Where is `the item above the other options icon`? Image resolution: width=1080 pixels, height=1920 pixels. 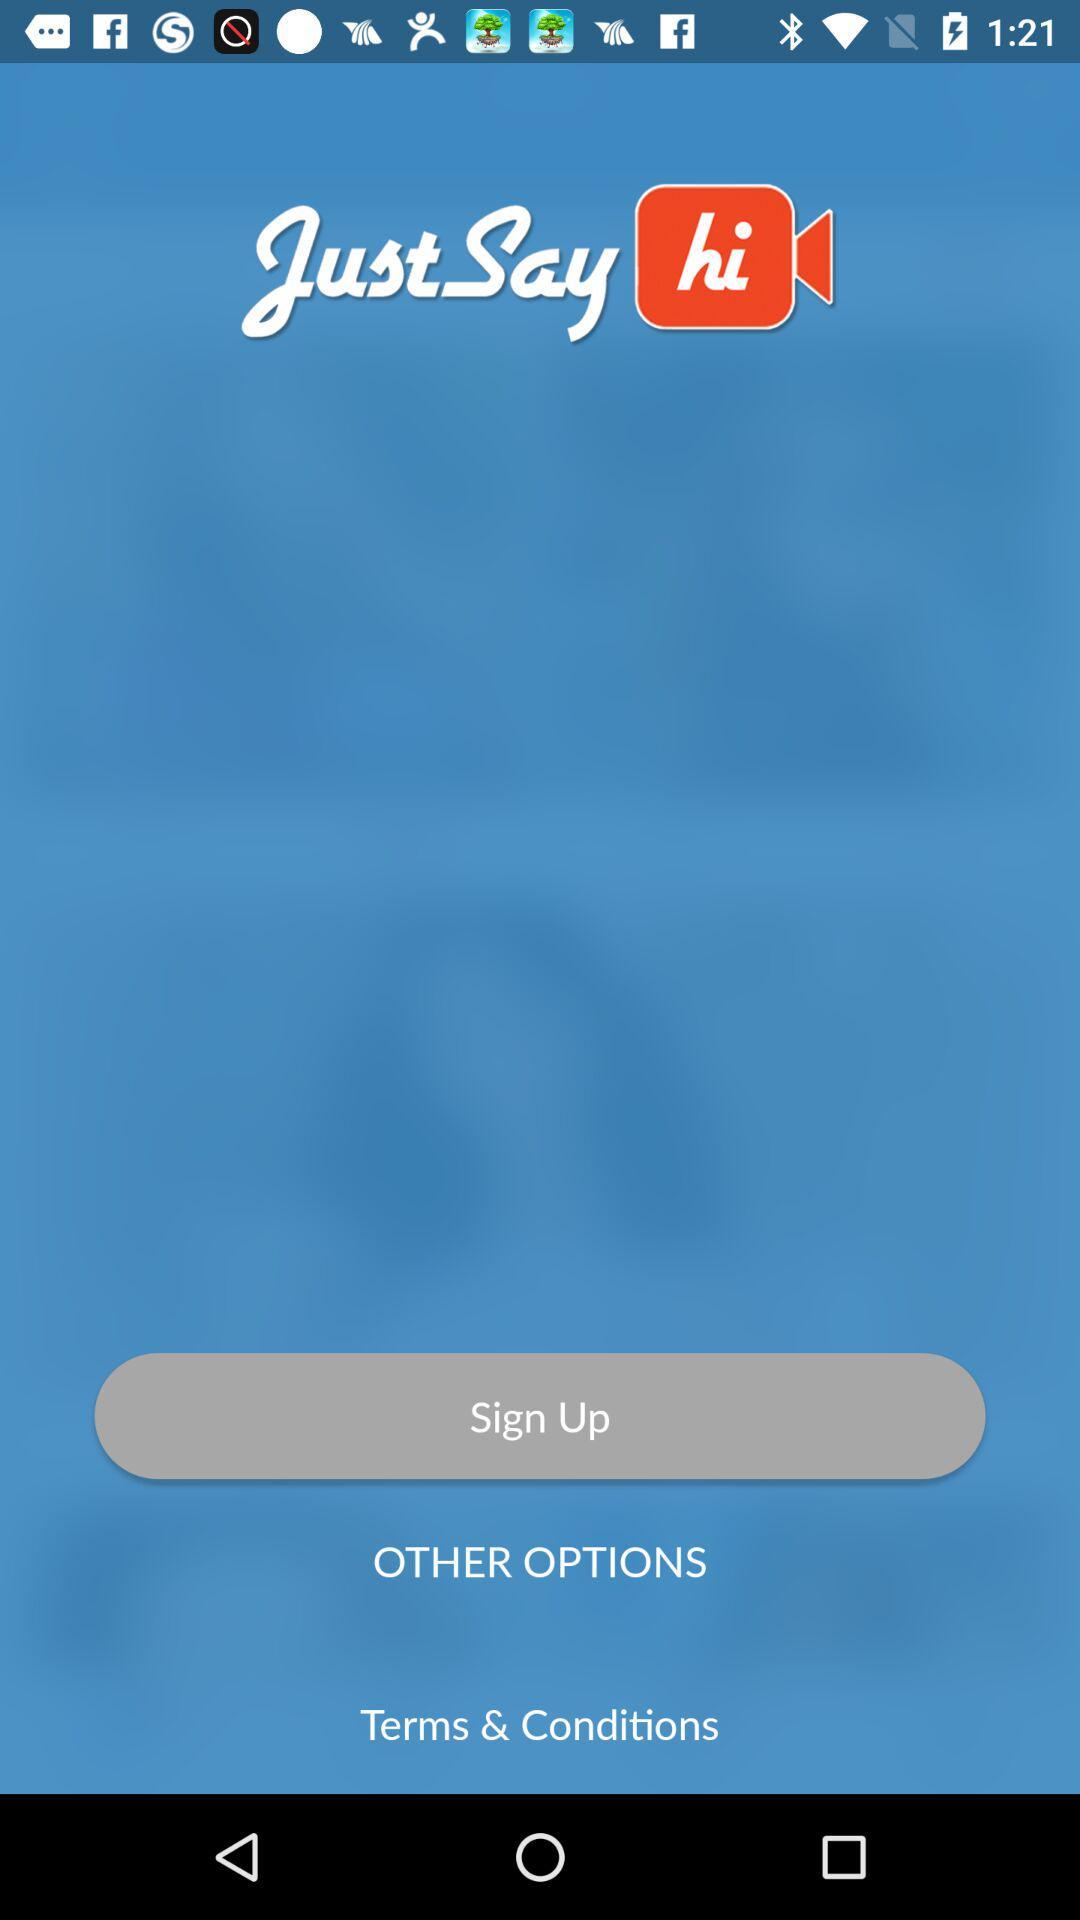
the item above the other options icon is located at coordinates (540, 1415).